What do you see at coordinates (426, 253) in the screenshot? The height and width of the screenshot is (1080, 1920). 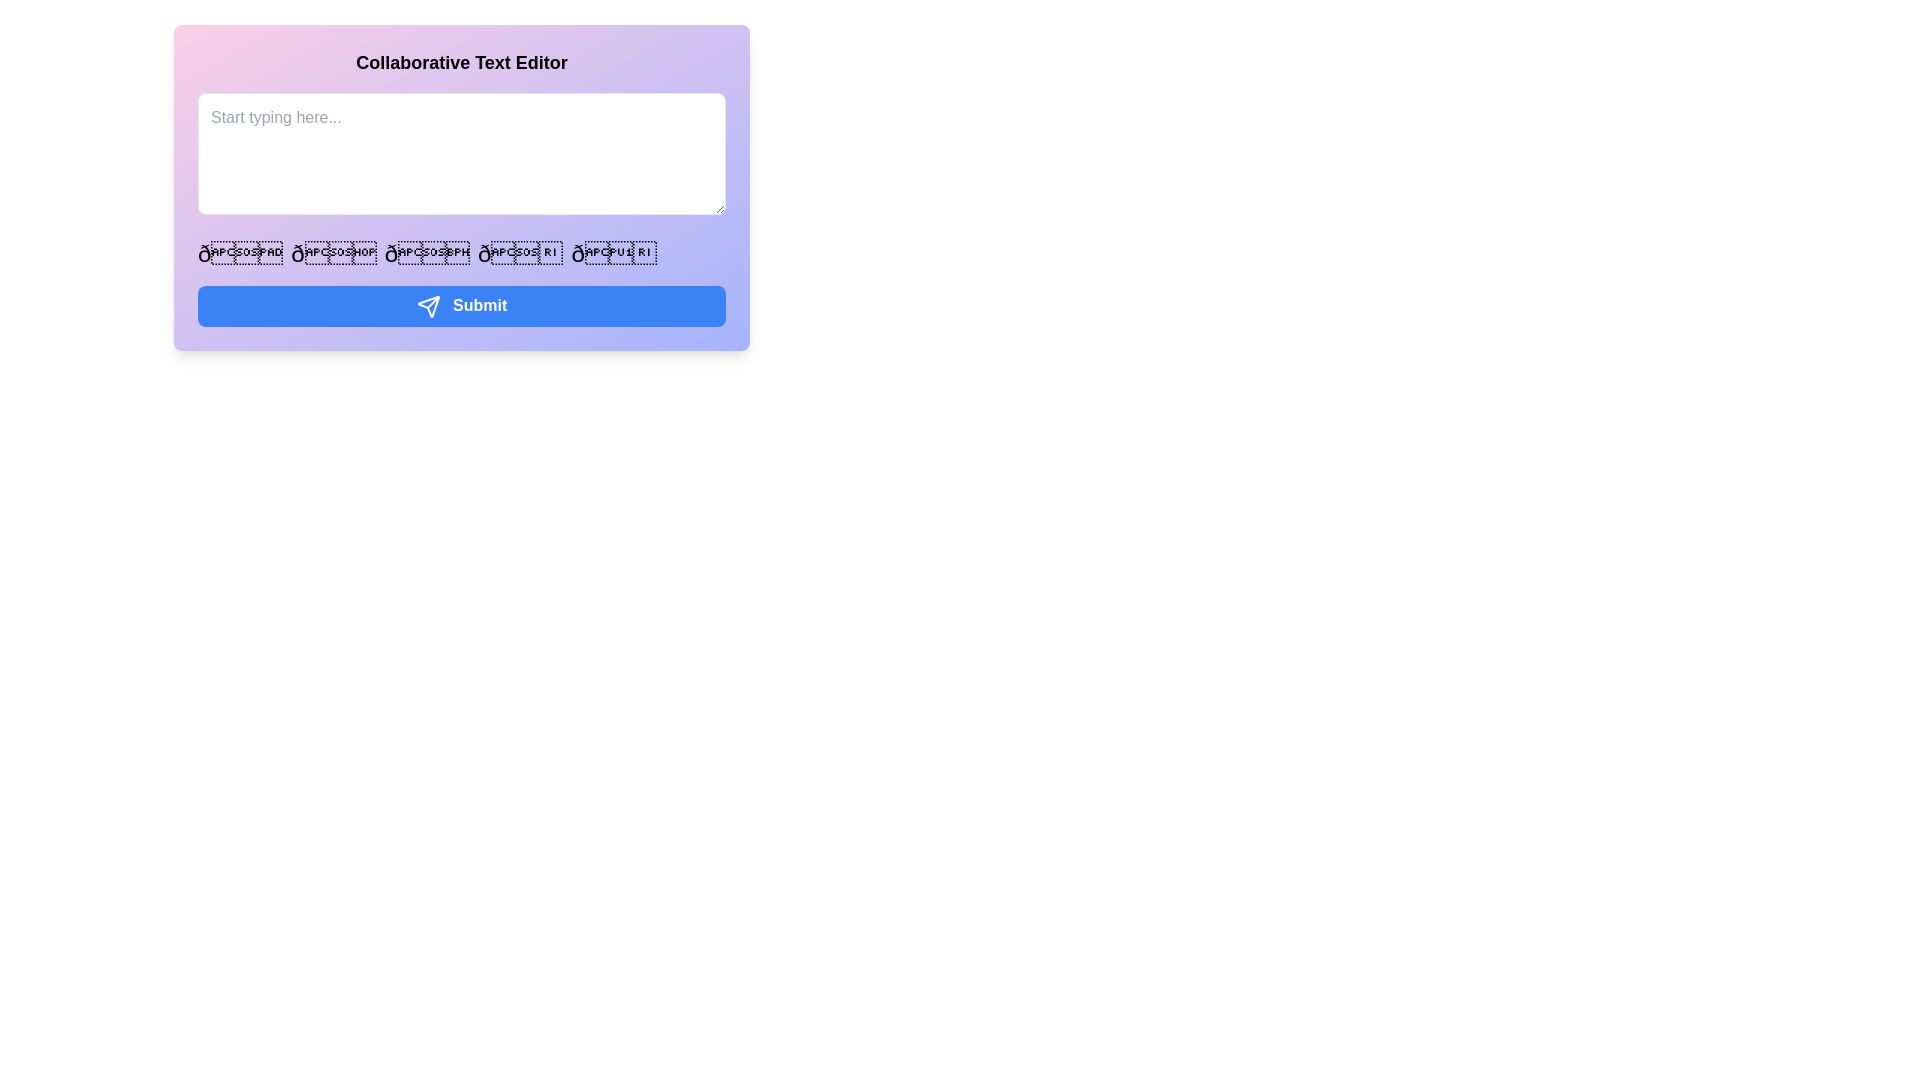 I see `the third emoji-like character in the horizontal row` at bounding box center [426, 253].